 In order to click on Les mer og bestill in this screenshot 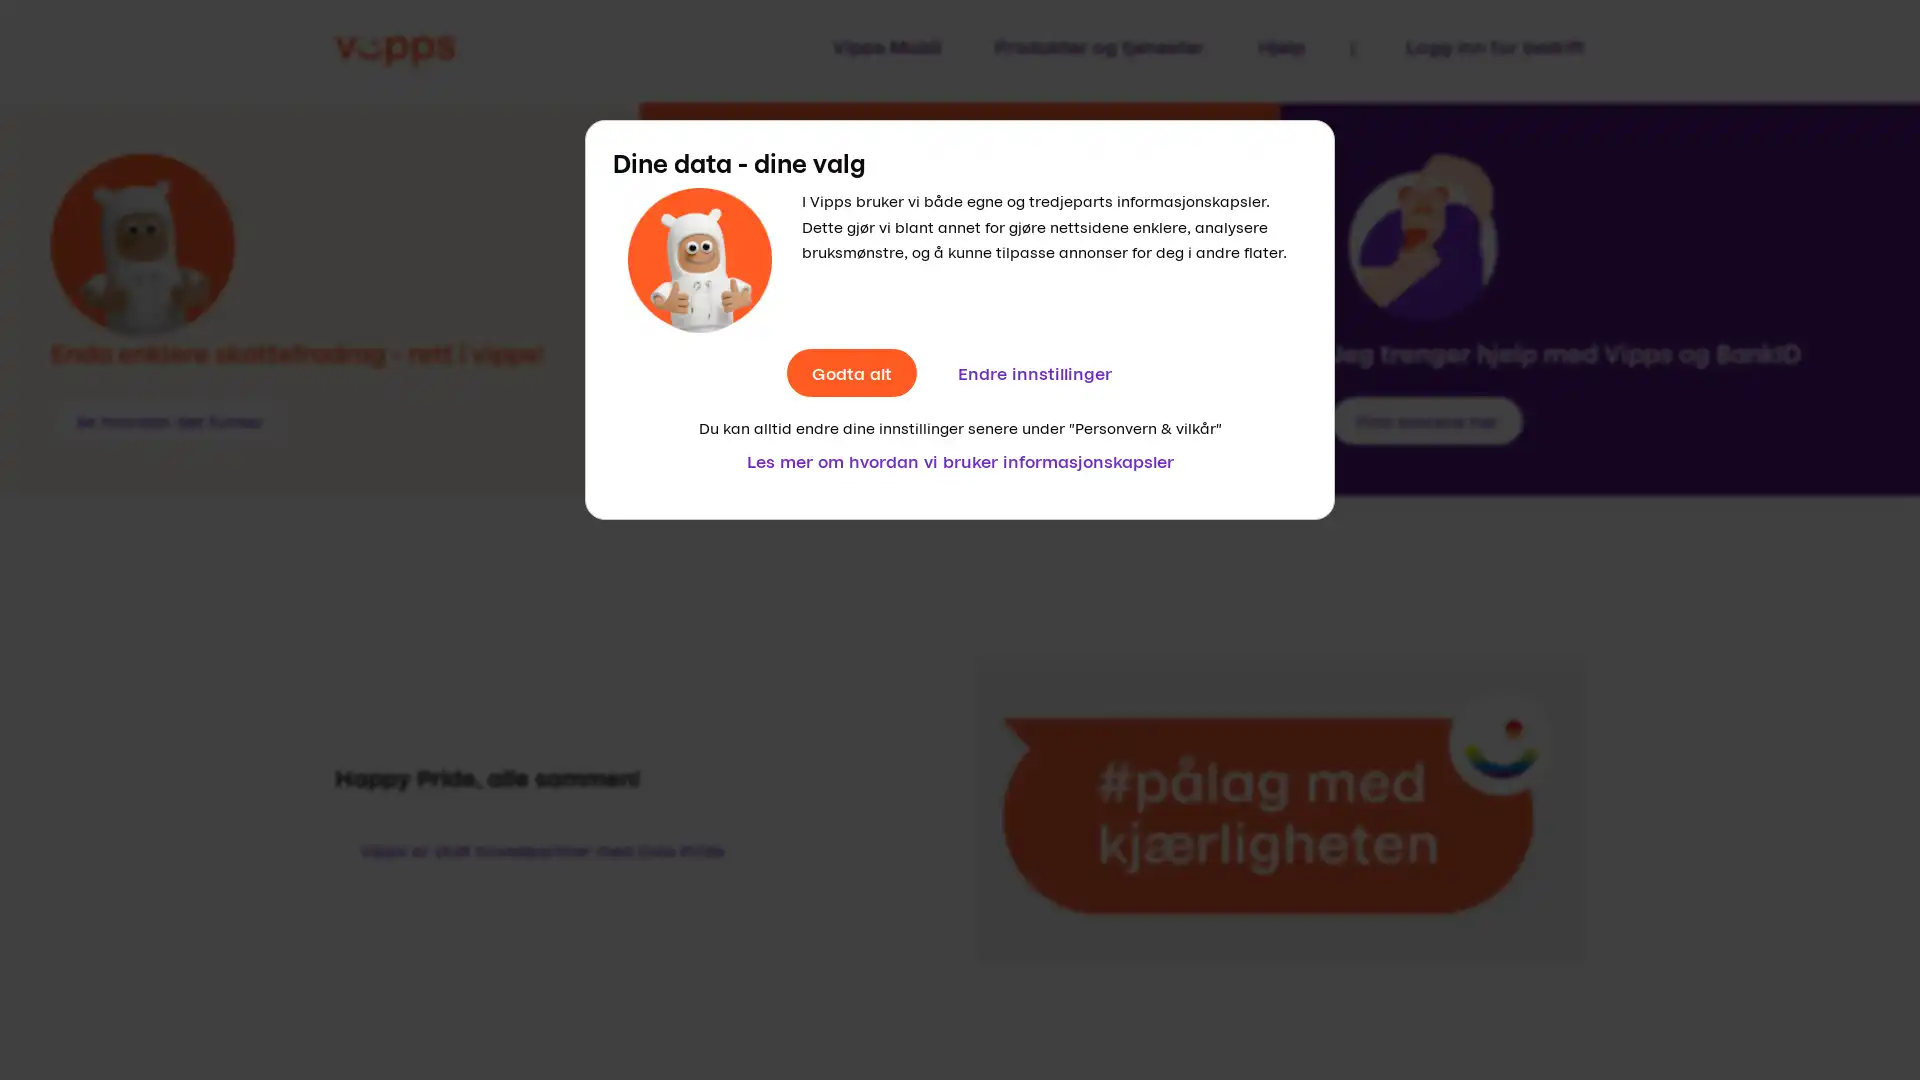, I will do `click(787, 419)`.